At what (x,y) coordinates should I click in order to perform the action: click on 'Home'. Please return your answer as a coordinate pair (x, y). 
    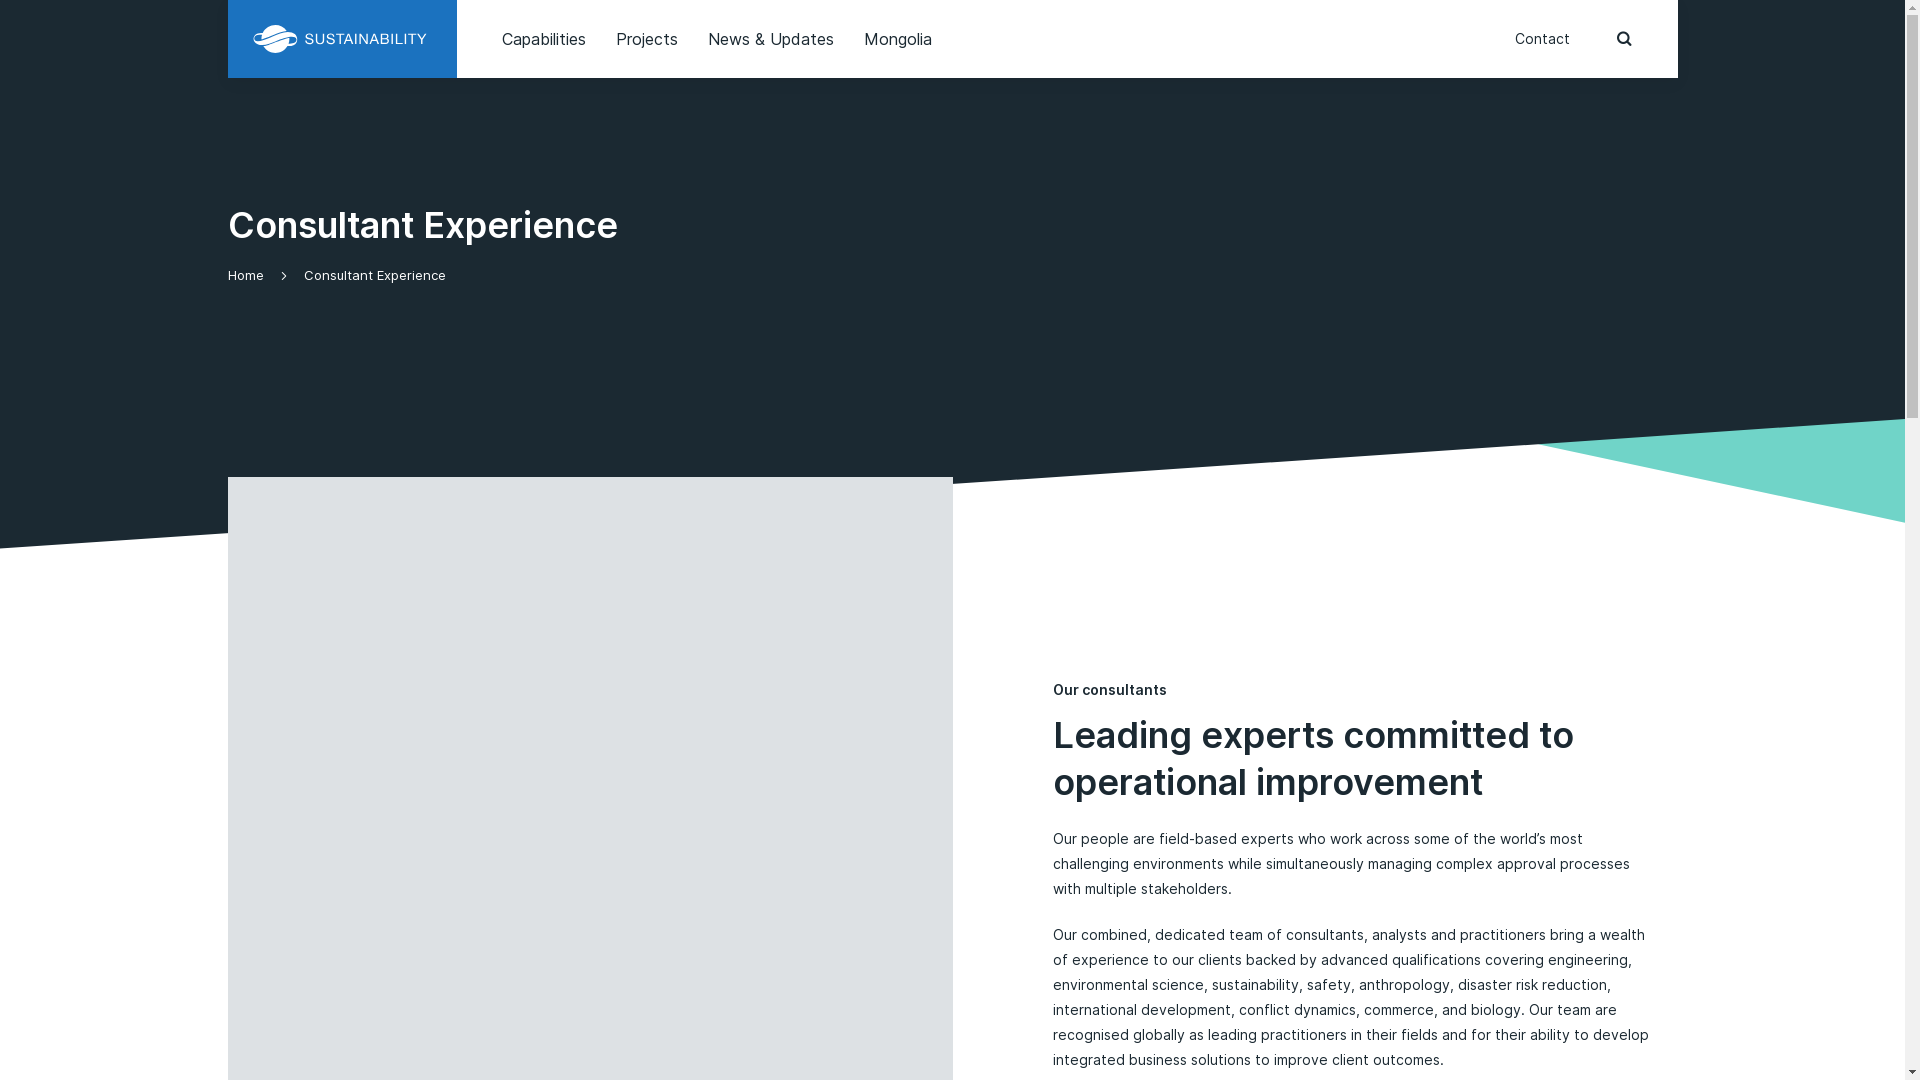
    Looking at the image, I should click on (244, 275).